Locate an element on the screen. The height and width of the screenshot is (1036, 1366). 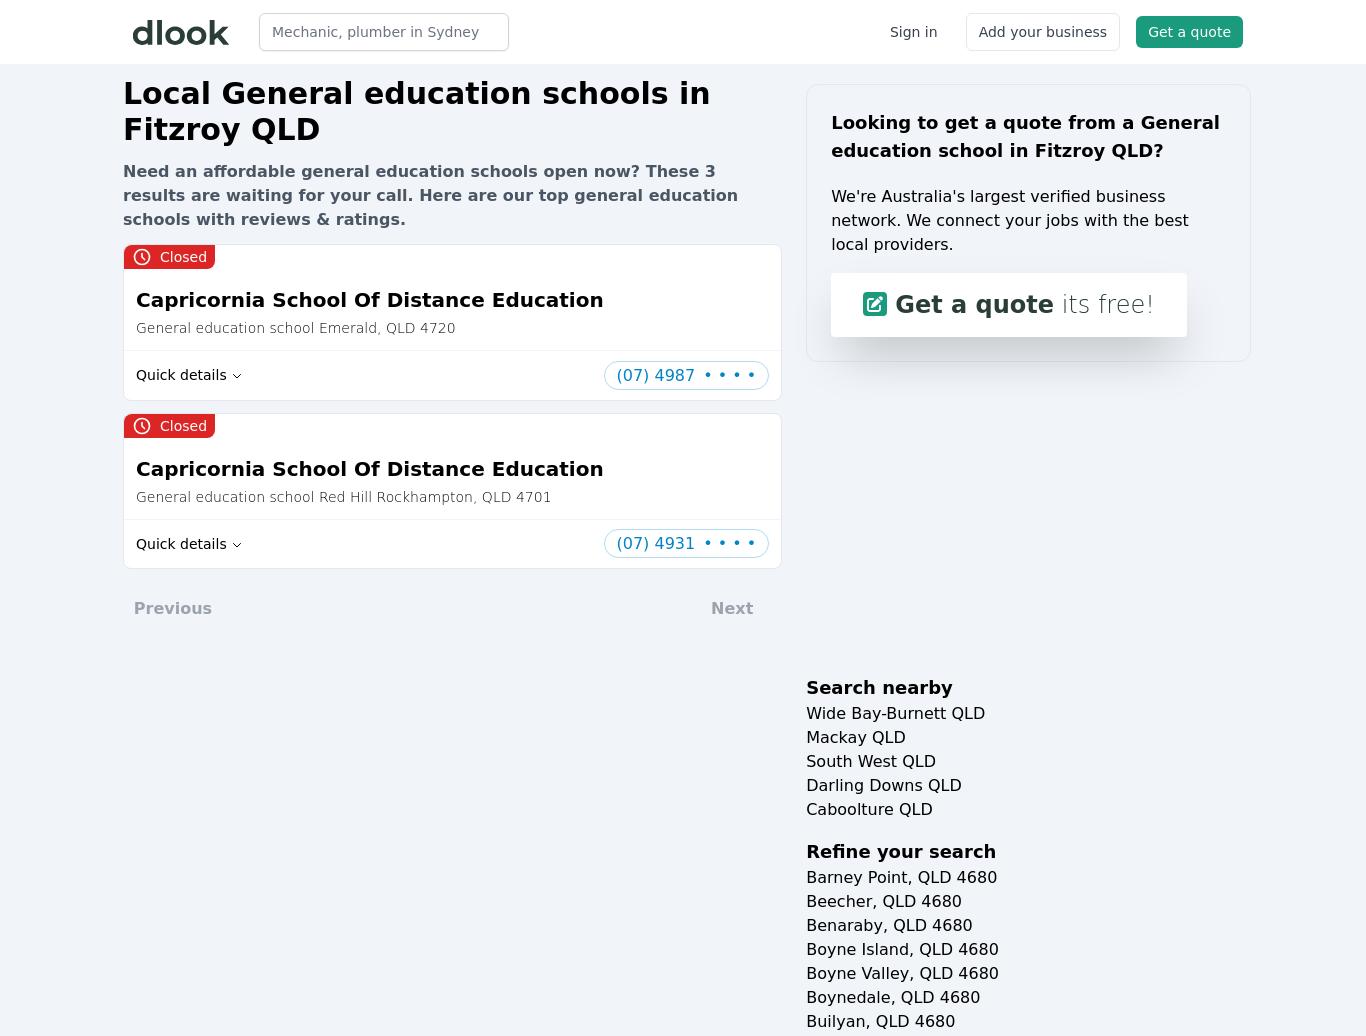
'Boynedale, QLD 4680' is located at coordinates (804, 997).